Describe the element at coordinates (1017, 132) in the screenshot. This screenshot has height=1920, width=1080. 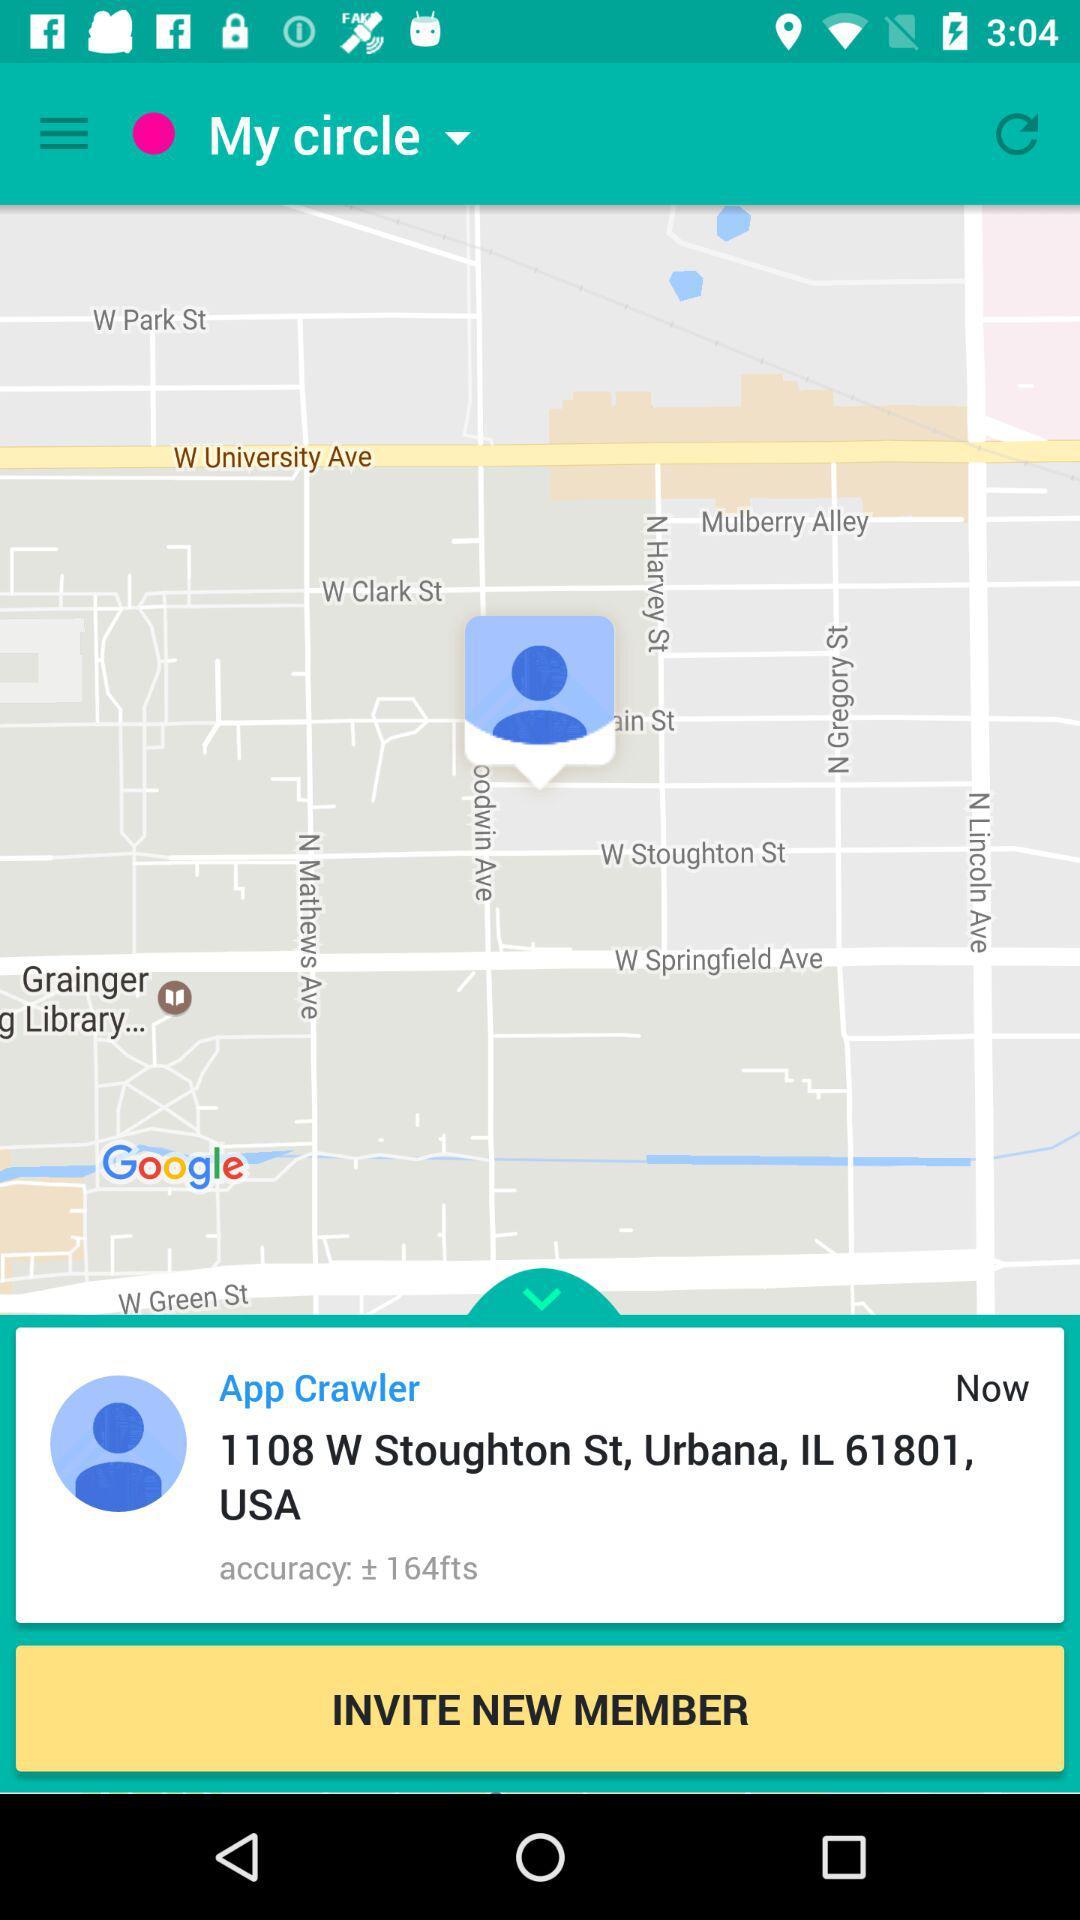
I see `rotate` at that location.